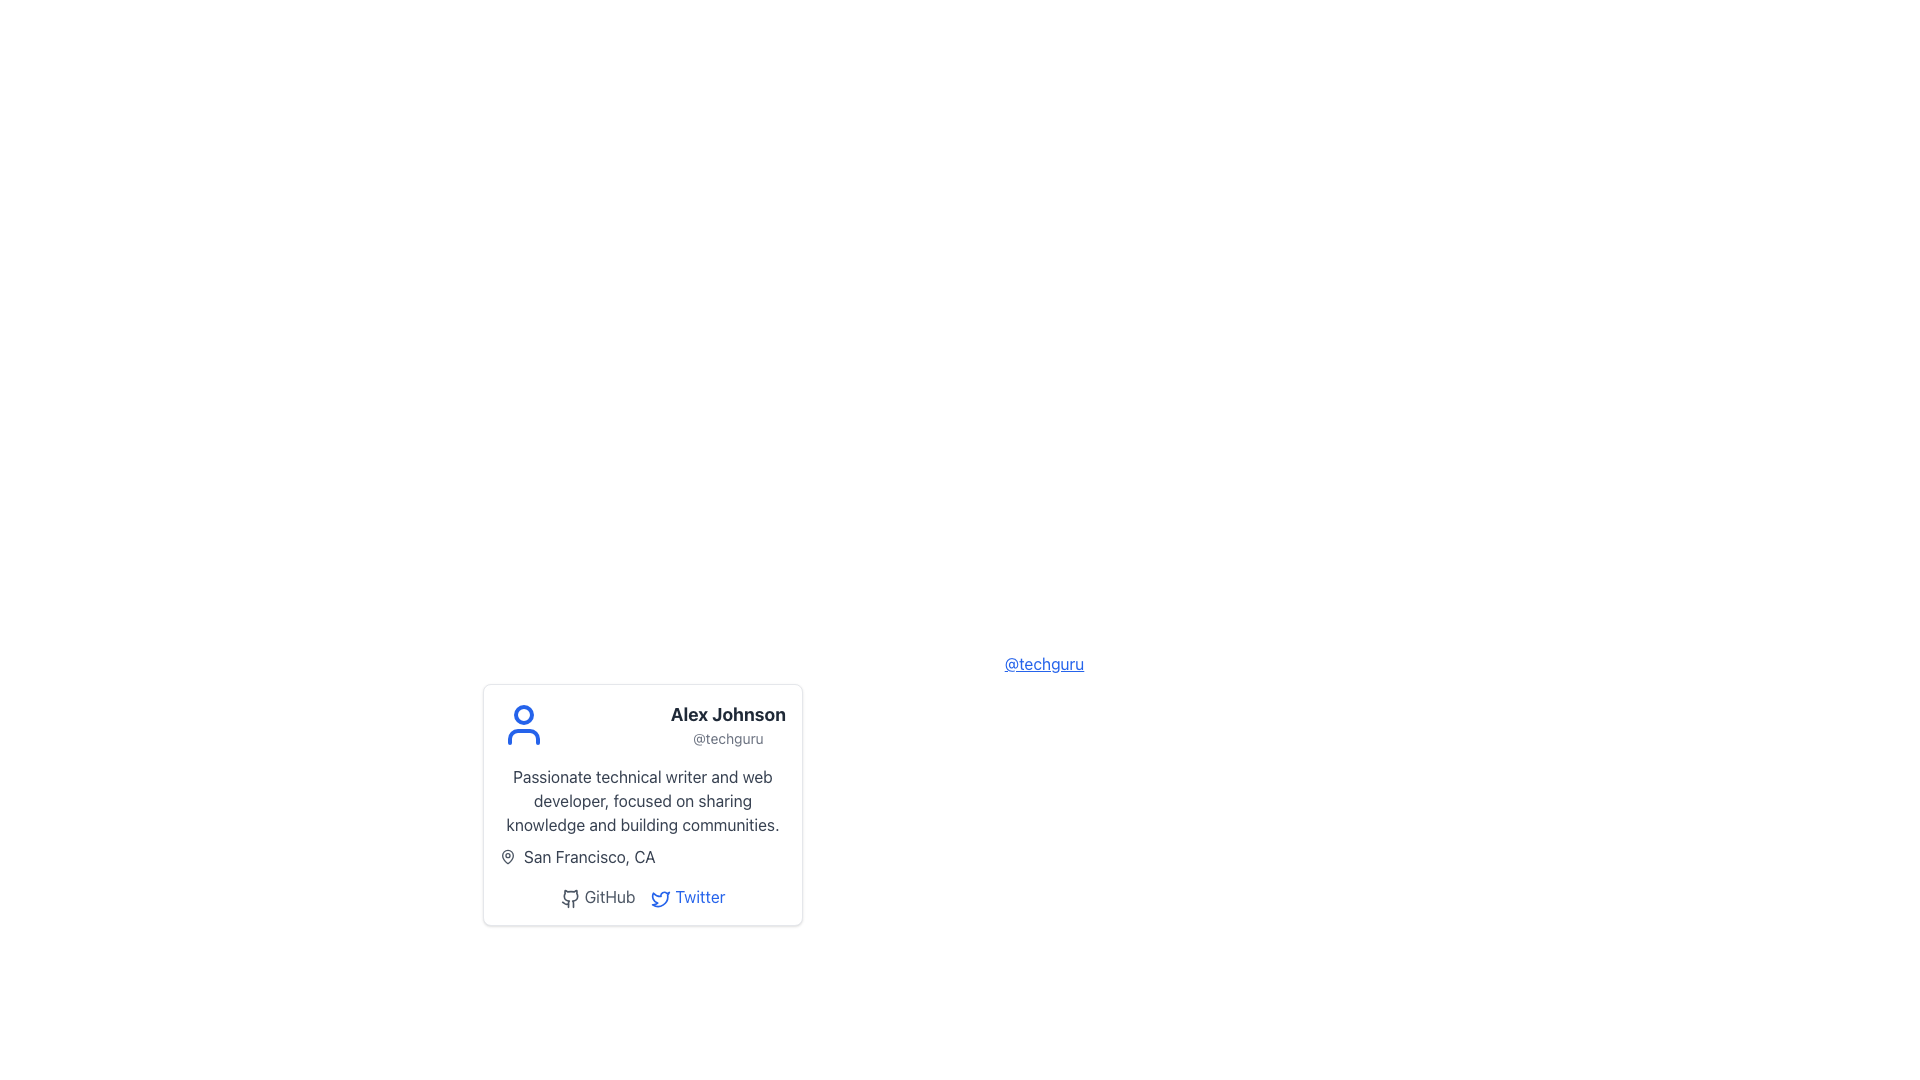 Image resolution: width=1920 pixels, height=1080 pixels. What do you see at coordinates (507, 855) in the screenshot?
I see `the map pin icon located within the profile card by clicking on its center point` at bounding box center [507, 855].